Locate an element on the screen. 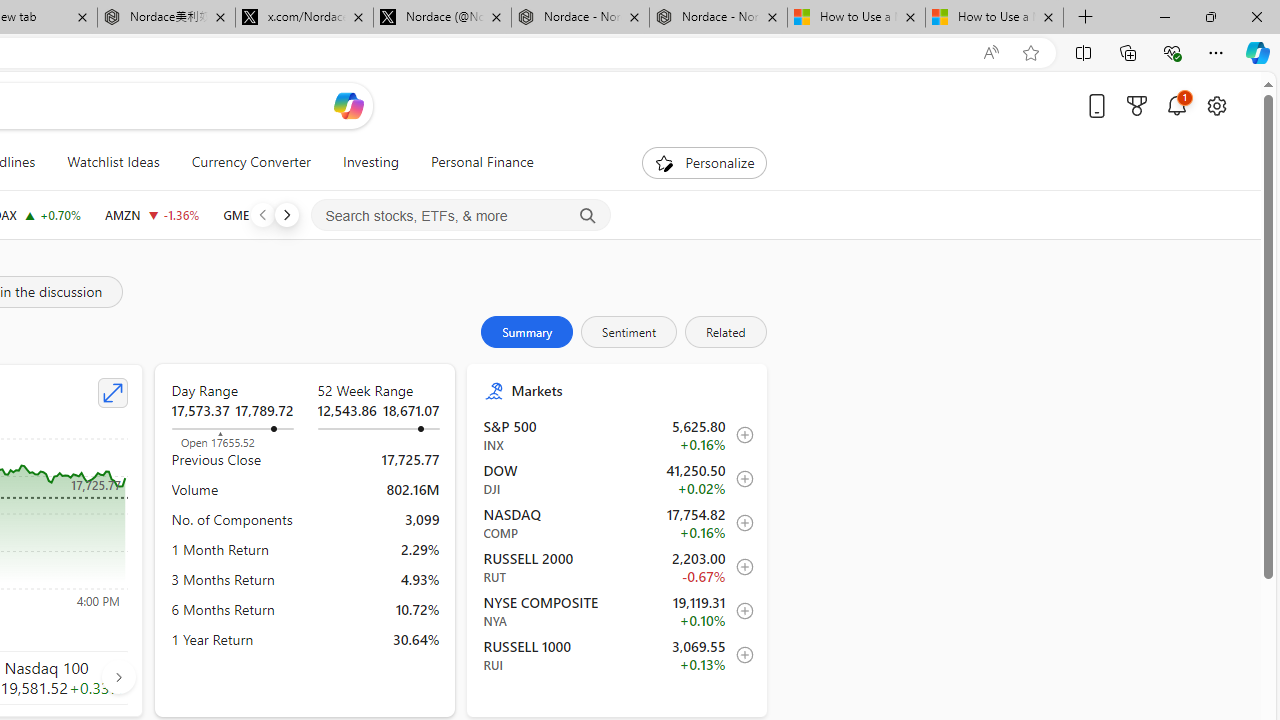 Image resolution: width=1280 pixels, height=720 pixels. 'Personal Finance' is located at coordinates (481, 162).